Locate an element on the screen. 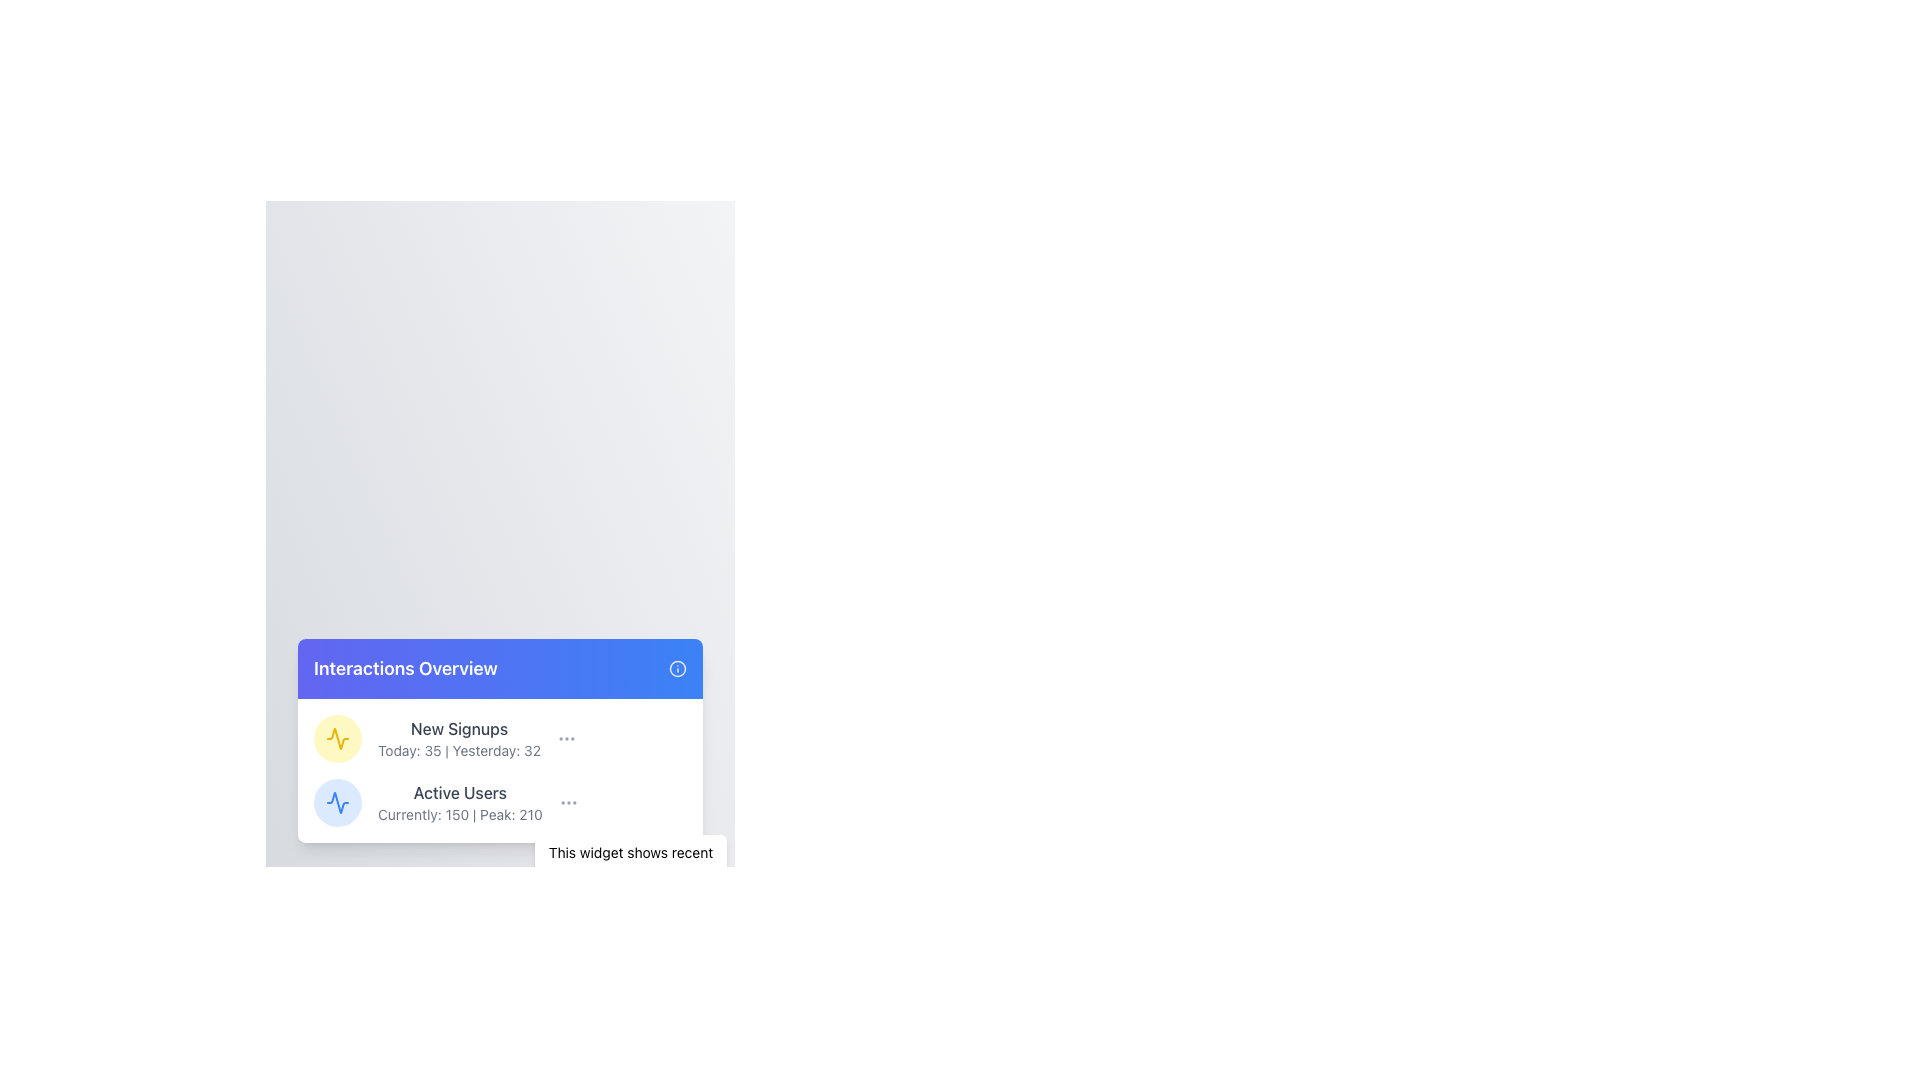  the Text Display element that shows 'Currently: 150 | Peak: 210', located below 'Active Users' in the 'Interactions Overview' section is located at coordinates (459, 814).